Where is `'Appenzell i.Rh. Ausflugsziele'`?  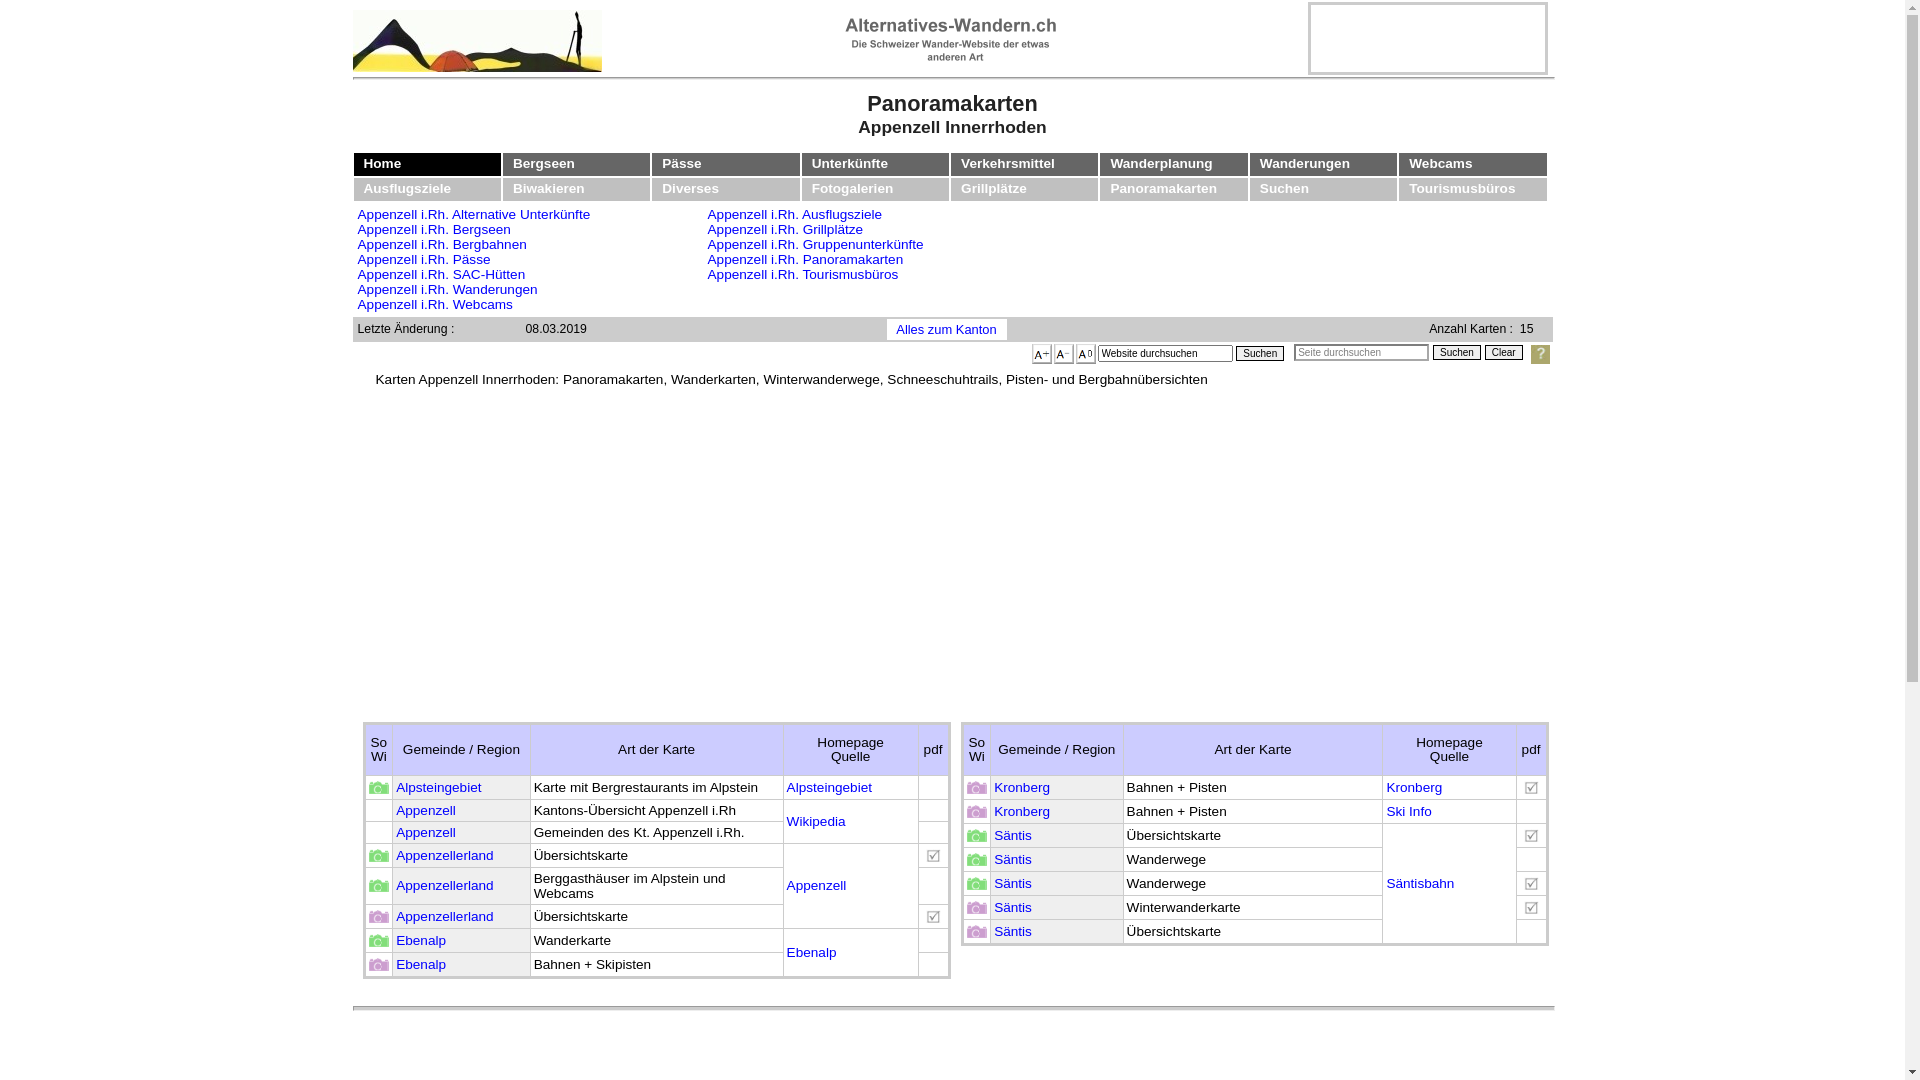
'Appenzell i.Rh. Ausflugsziele' is located at coordinates (794, 214).